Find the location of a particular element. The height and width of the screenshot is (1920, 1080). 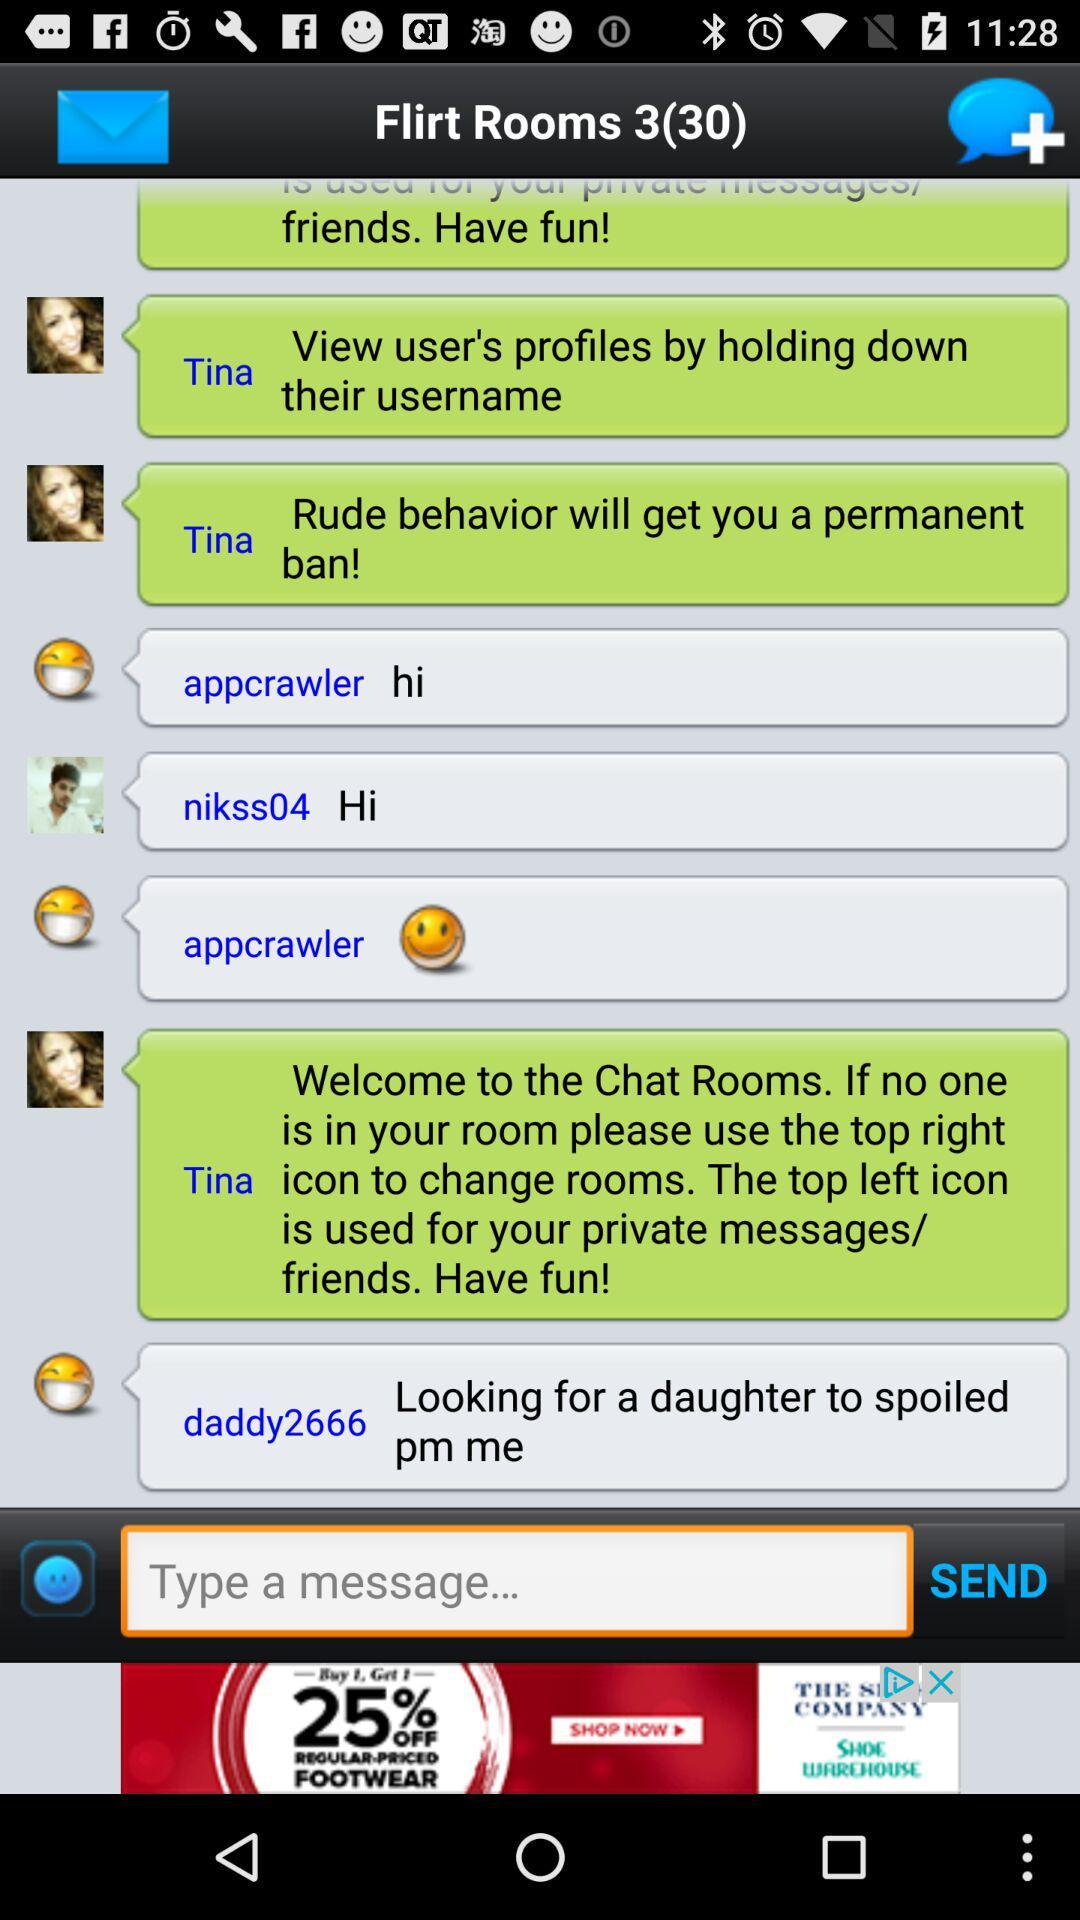

new conversation is located at coordinates (1007, 119).